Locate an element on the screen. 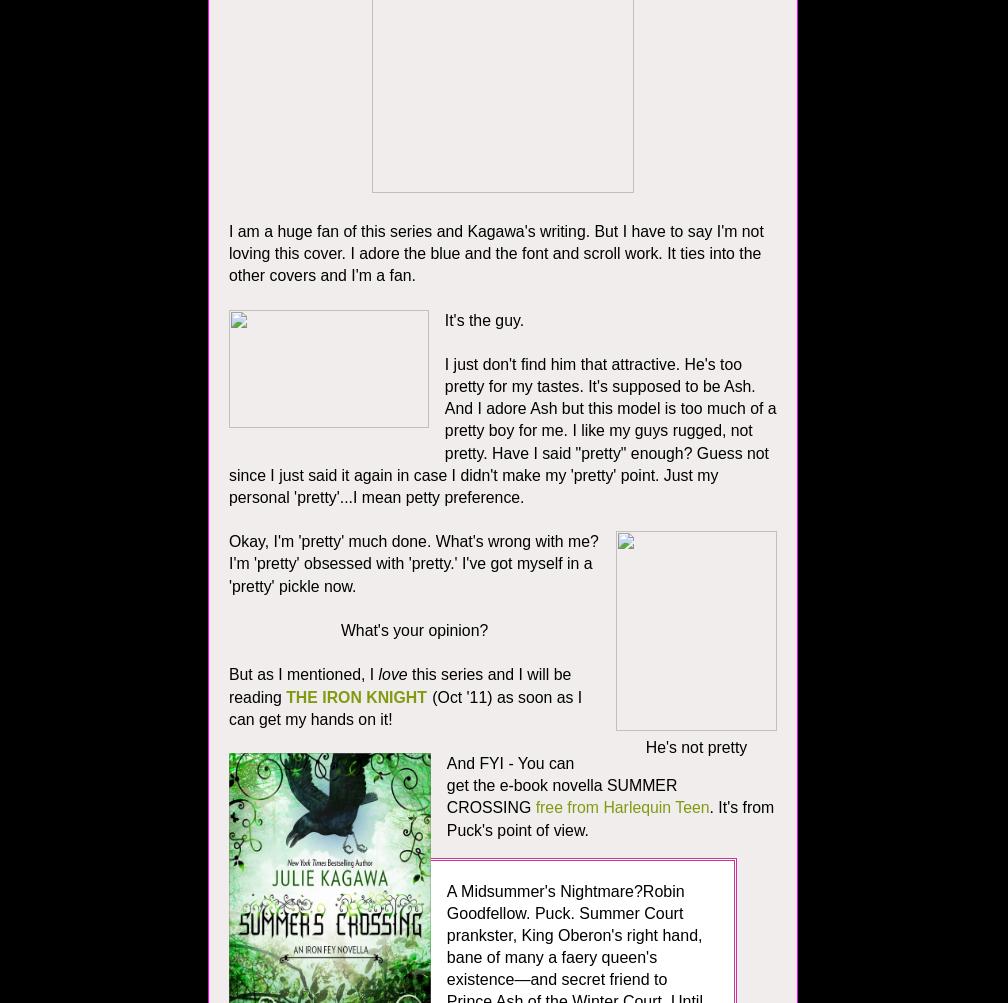 The width and height of the screenshot is (1008, 1003). 'He's not pretty' is located at coordinates (645, 746).